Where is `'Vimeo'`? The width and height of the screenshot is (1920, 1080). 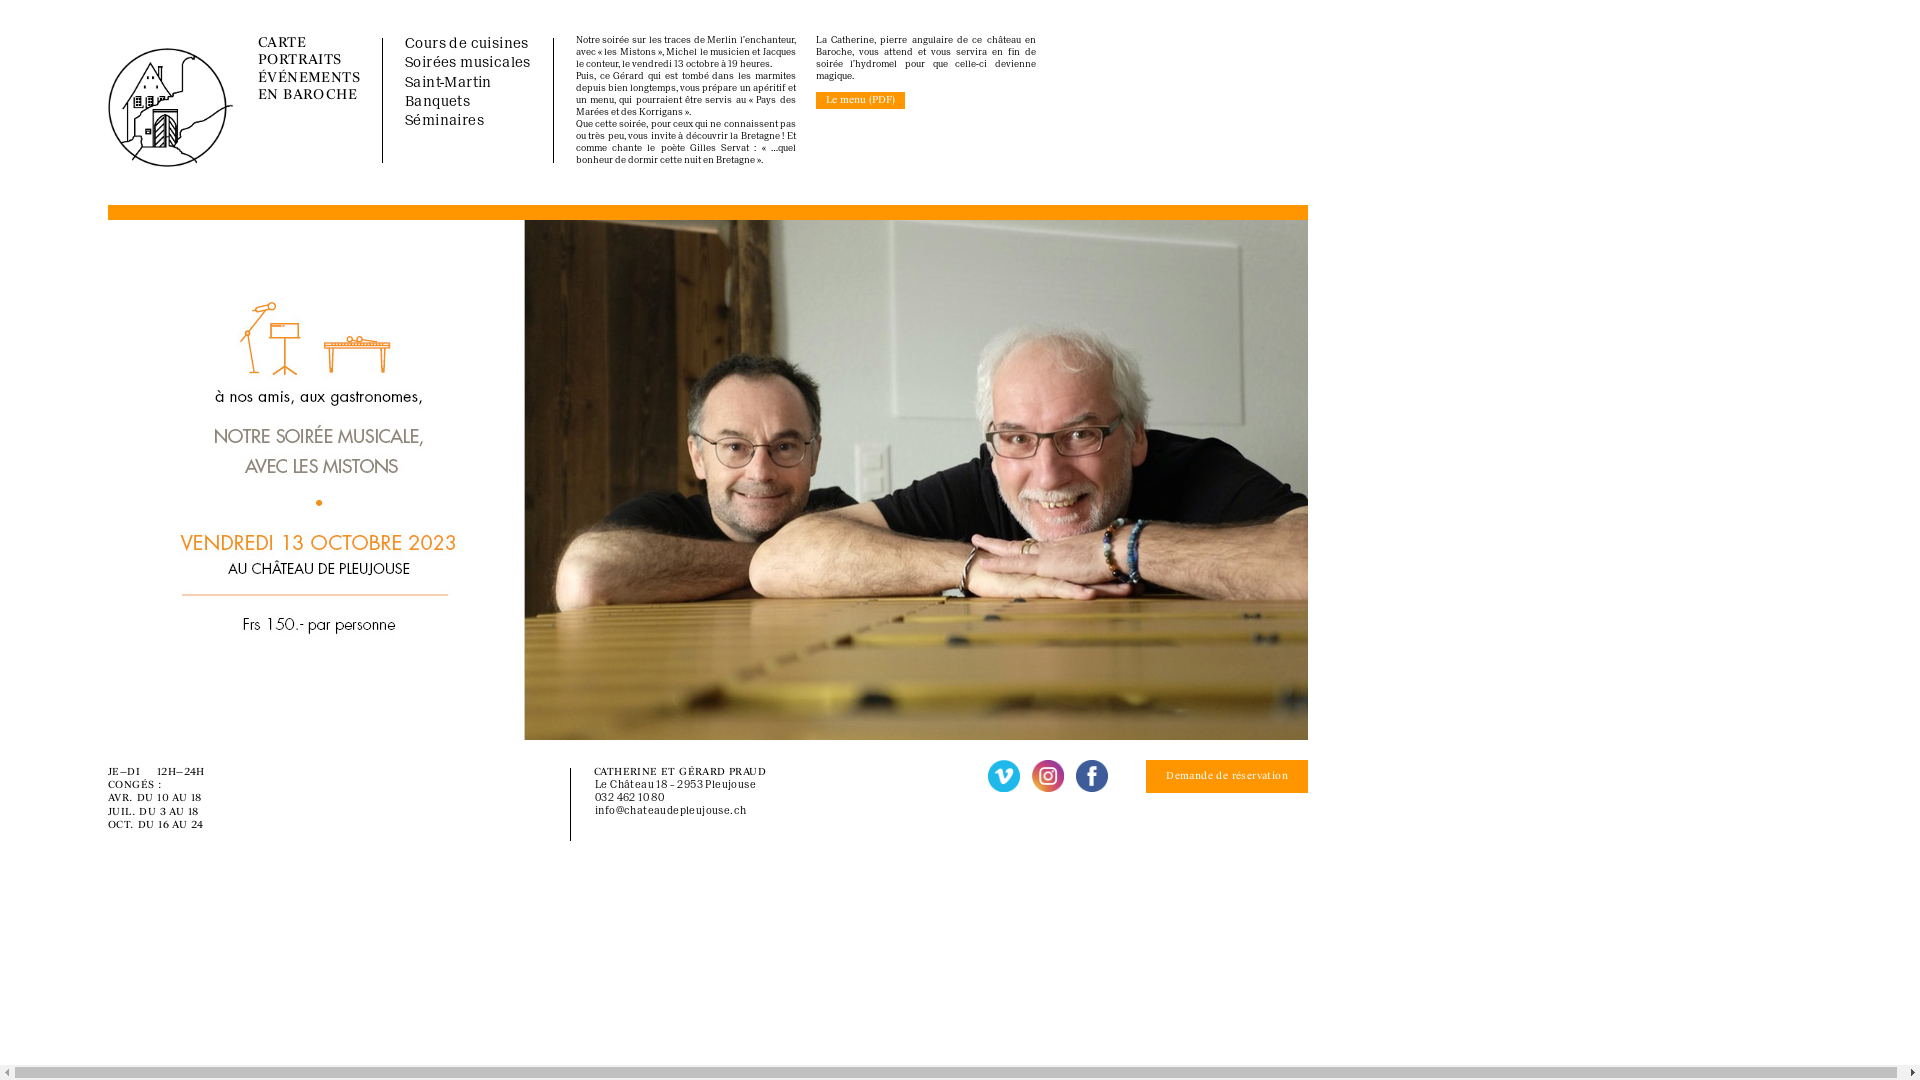 'Vimeo' is located at coordinates (1003, 774).